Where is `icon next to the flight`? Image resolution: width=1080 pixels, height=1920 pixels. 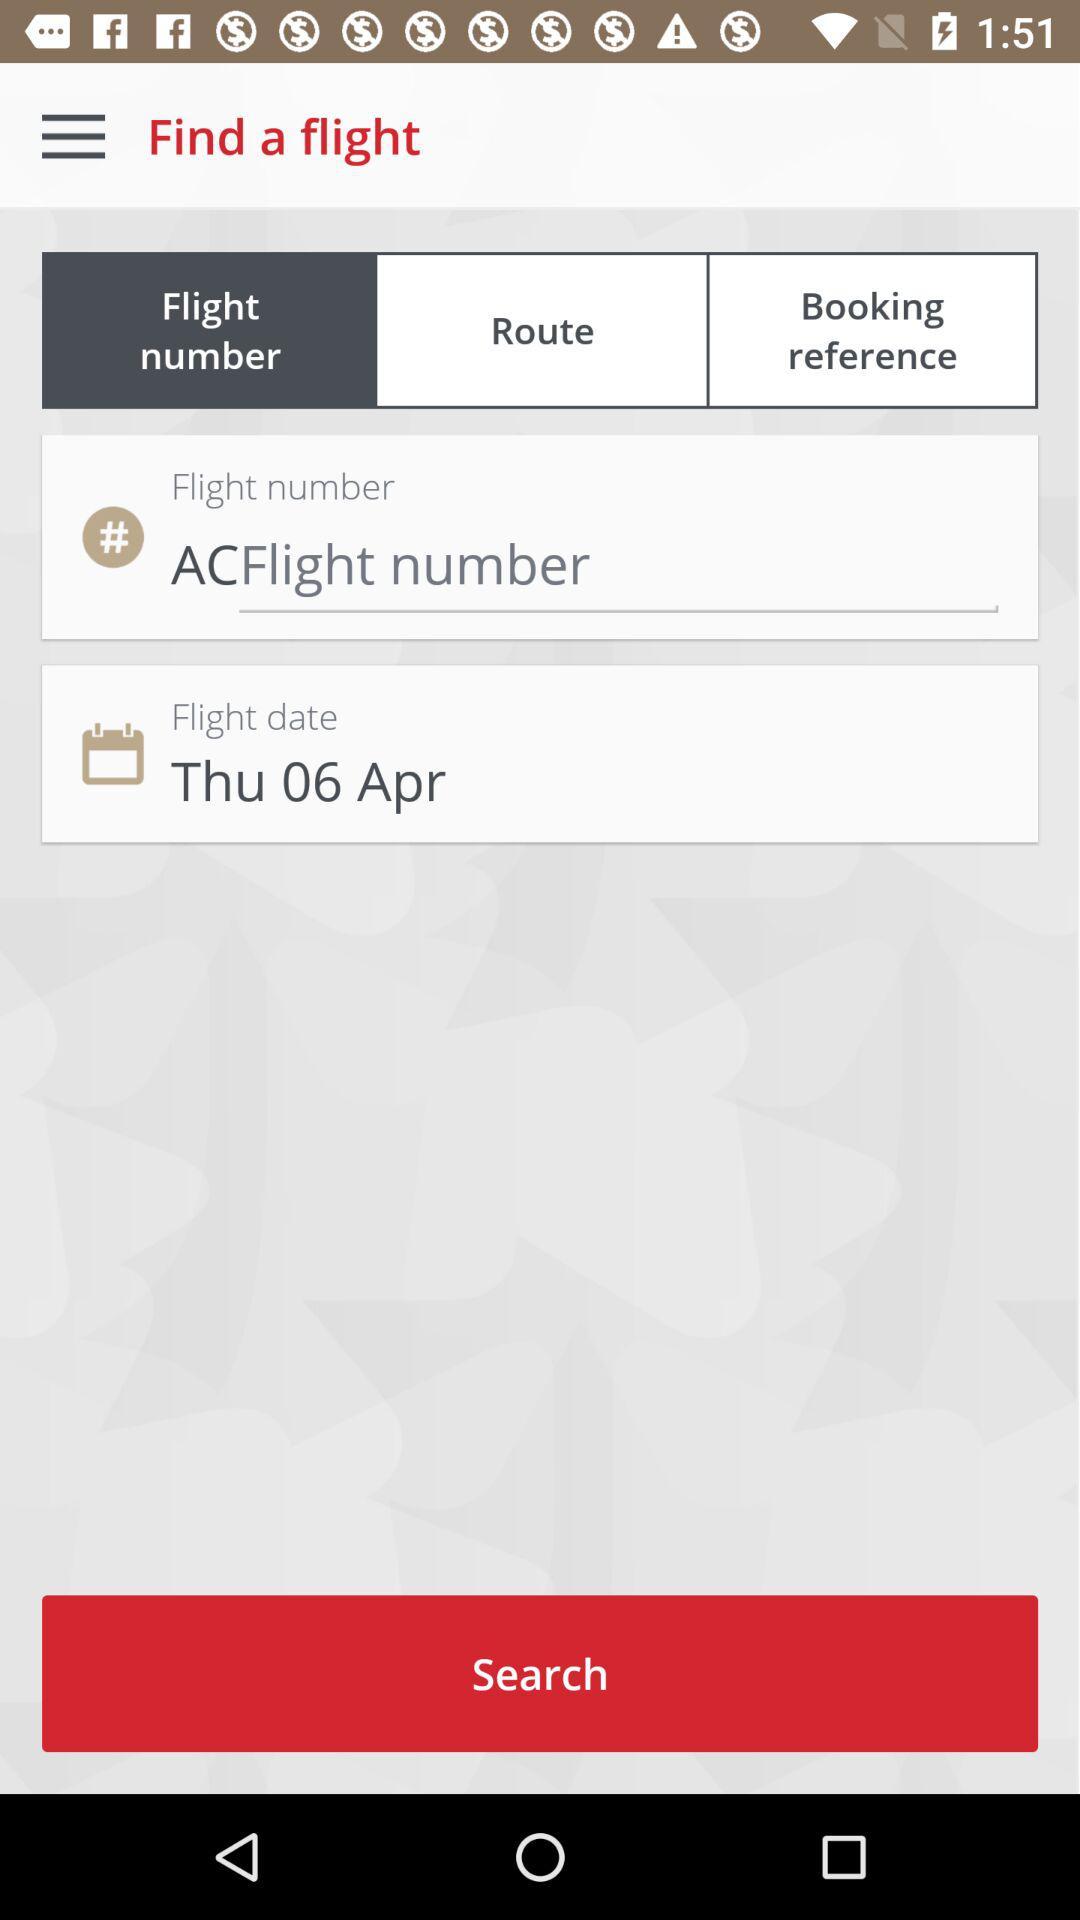
icon next to the flight is located at coordinates (871, 330).